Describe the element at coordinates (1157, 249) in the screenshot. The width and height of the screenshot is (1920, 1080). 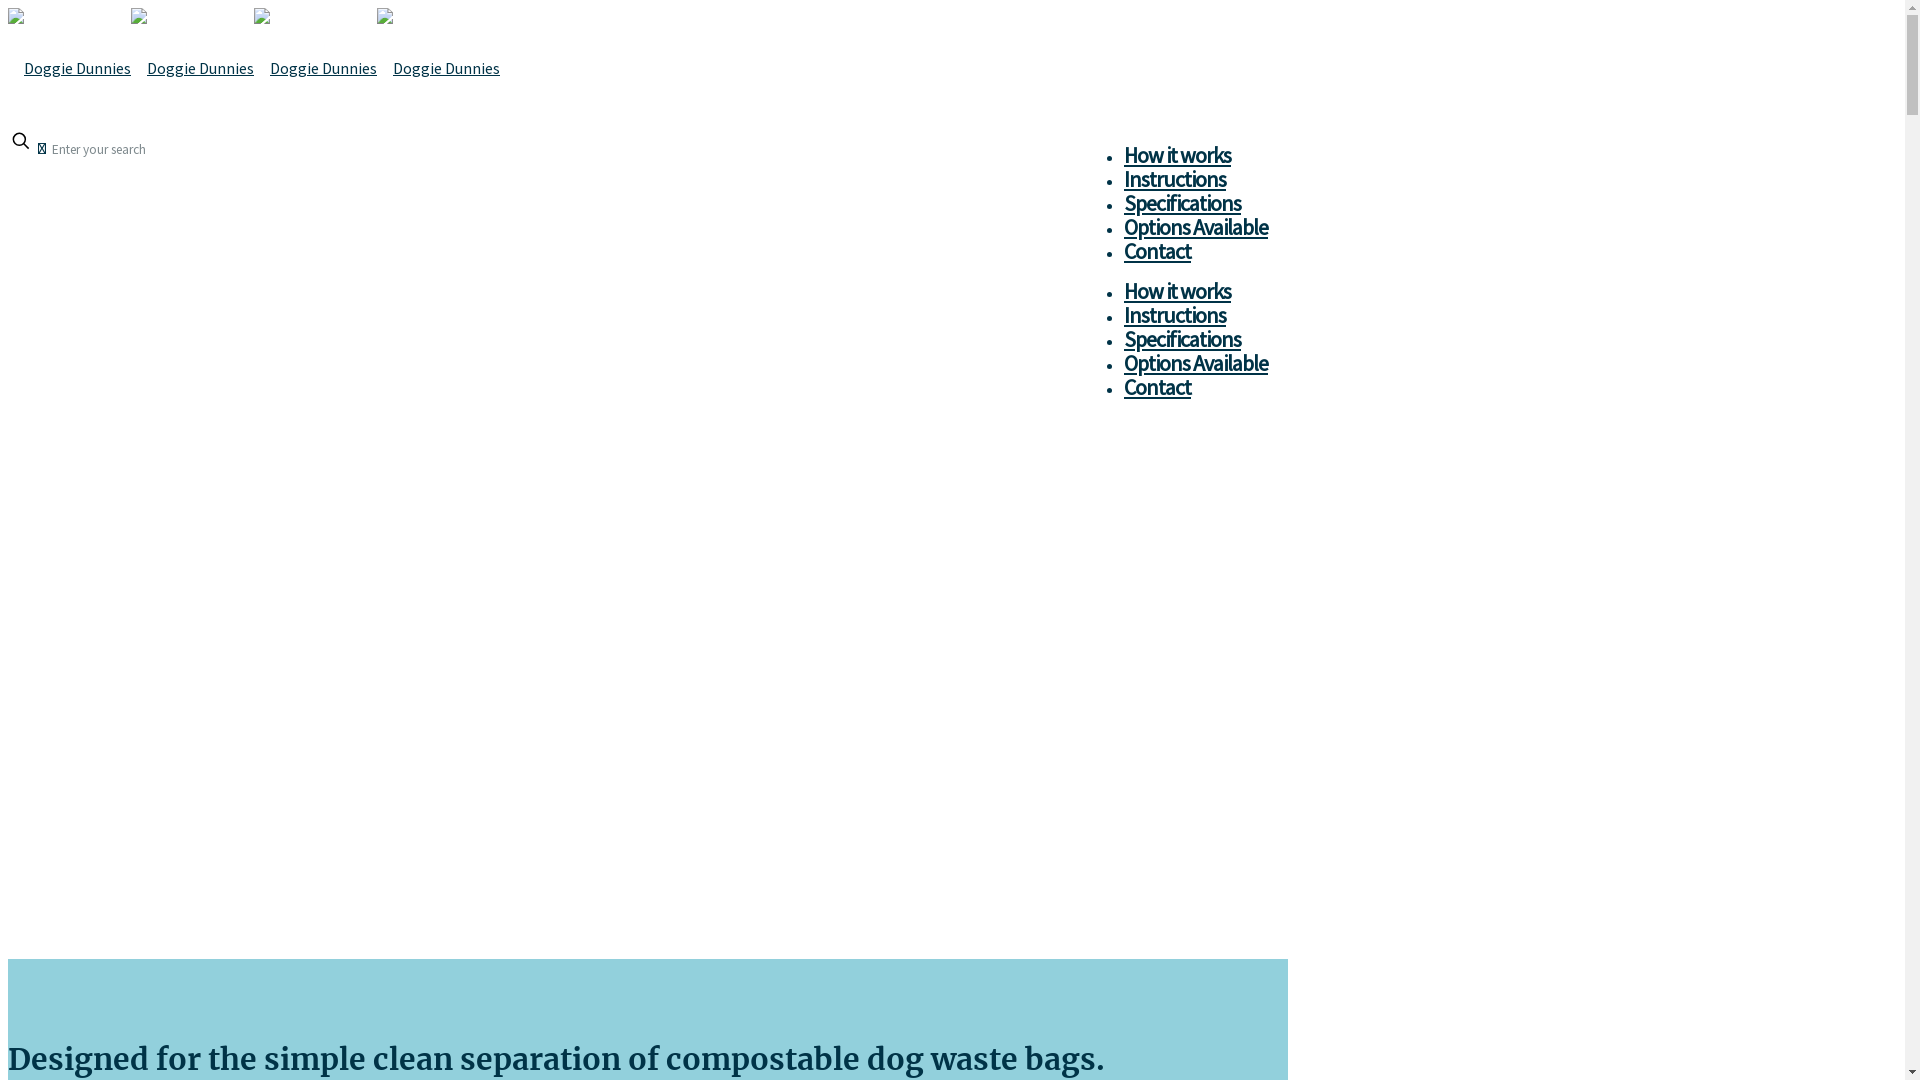
I see `'Contact'` at that location.